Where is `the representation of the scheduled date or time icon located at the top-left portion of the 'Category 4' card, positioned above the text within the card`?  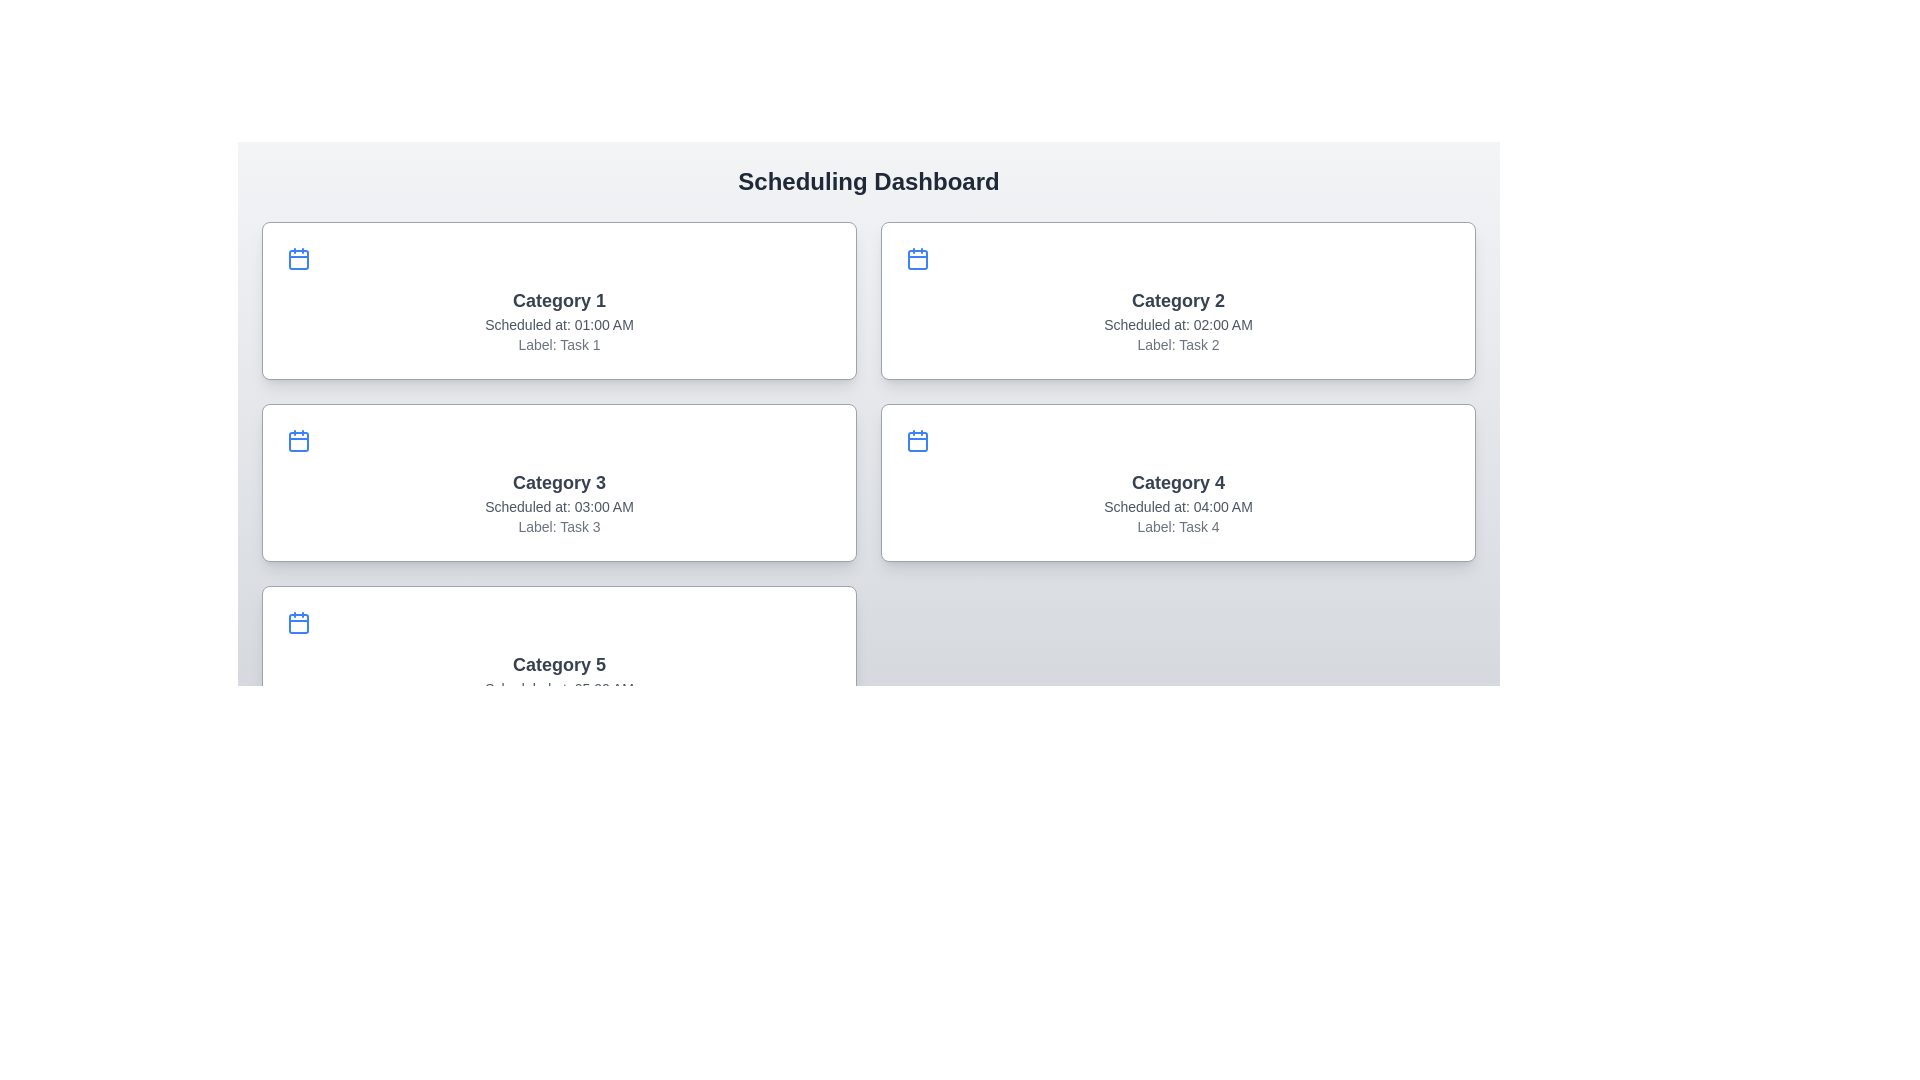
the representation of the scheduled date or time icon located at the top-left portion of the 'Category 4' card, positioned above the text within the card is located at coordinates (916, 439).